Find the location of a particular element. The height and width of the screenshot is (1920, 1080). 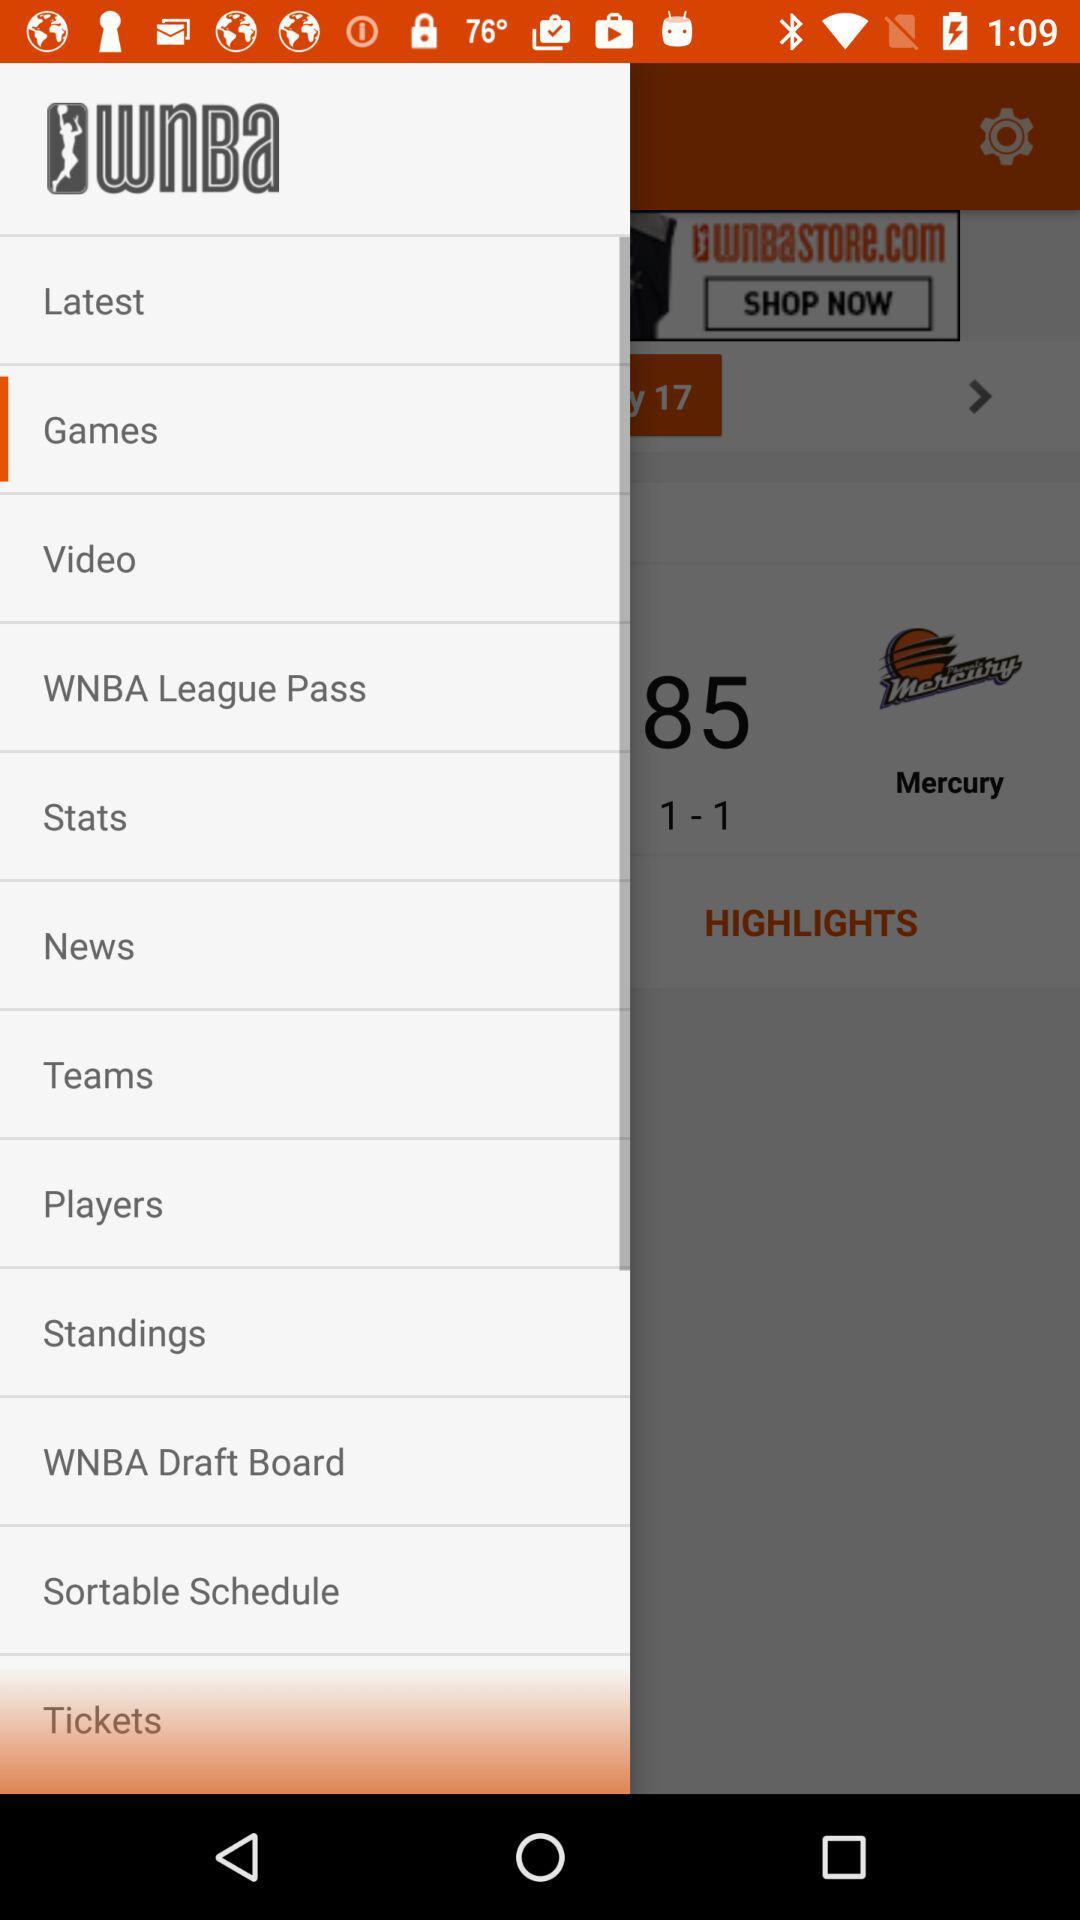

the arrow_forward icon is located at coordinates (979, 395).